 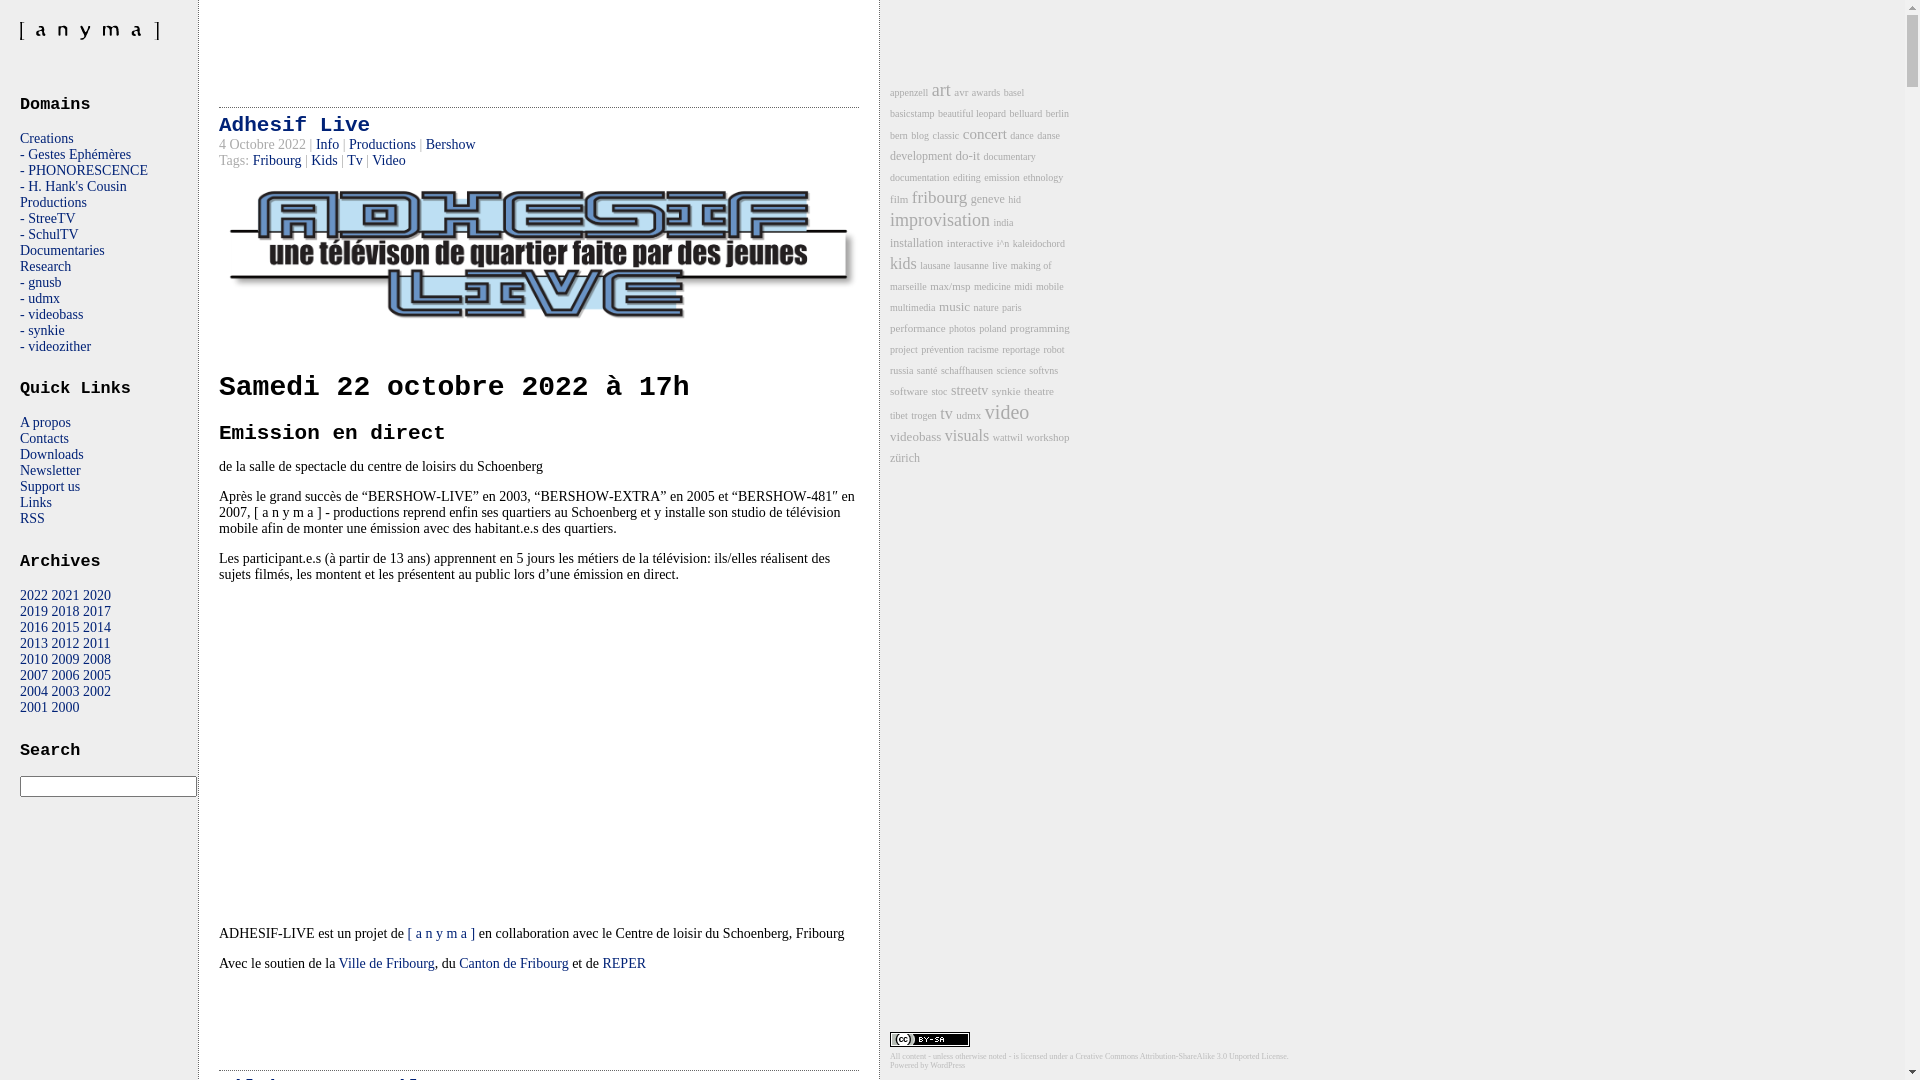 What do you see at coordinates (19, 202) in the screenshot?
I see `'Productions'` at bounding box center [19, 202].